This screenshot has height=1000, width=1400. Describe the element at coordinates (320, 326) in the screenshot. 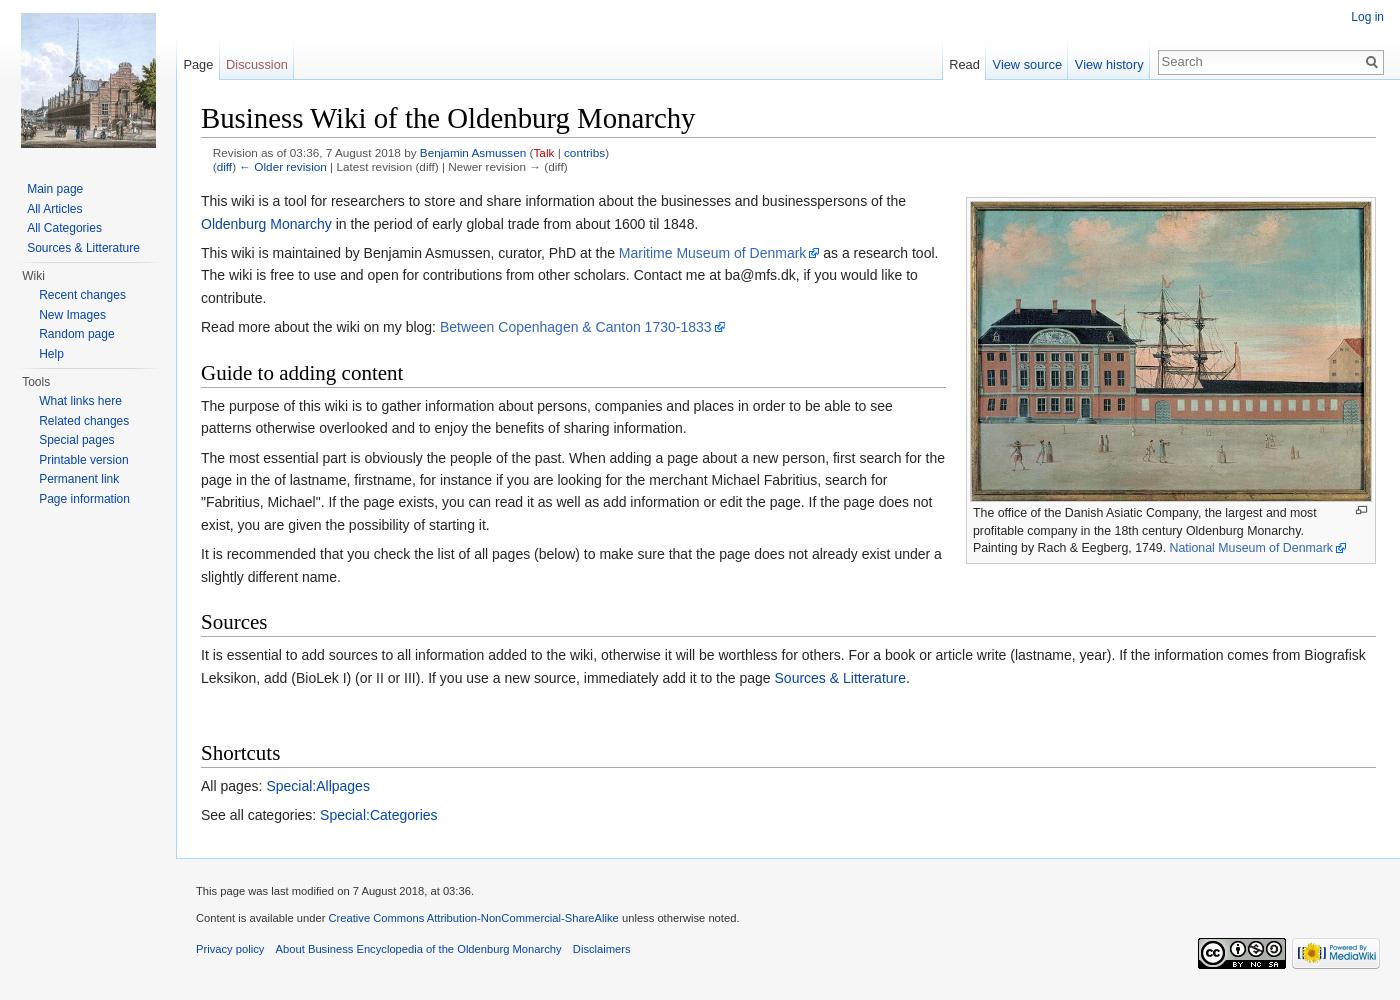

I see `'Read more about the wiki on my blog:'` at that location.